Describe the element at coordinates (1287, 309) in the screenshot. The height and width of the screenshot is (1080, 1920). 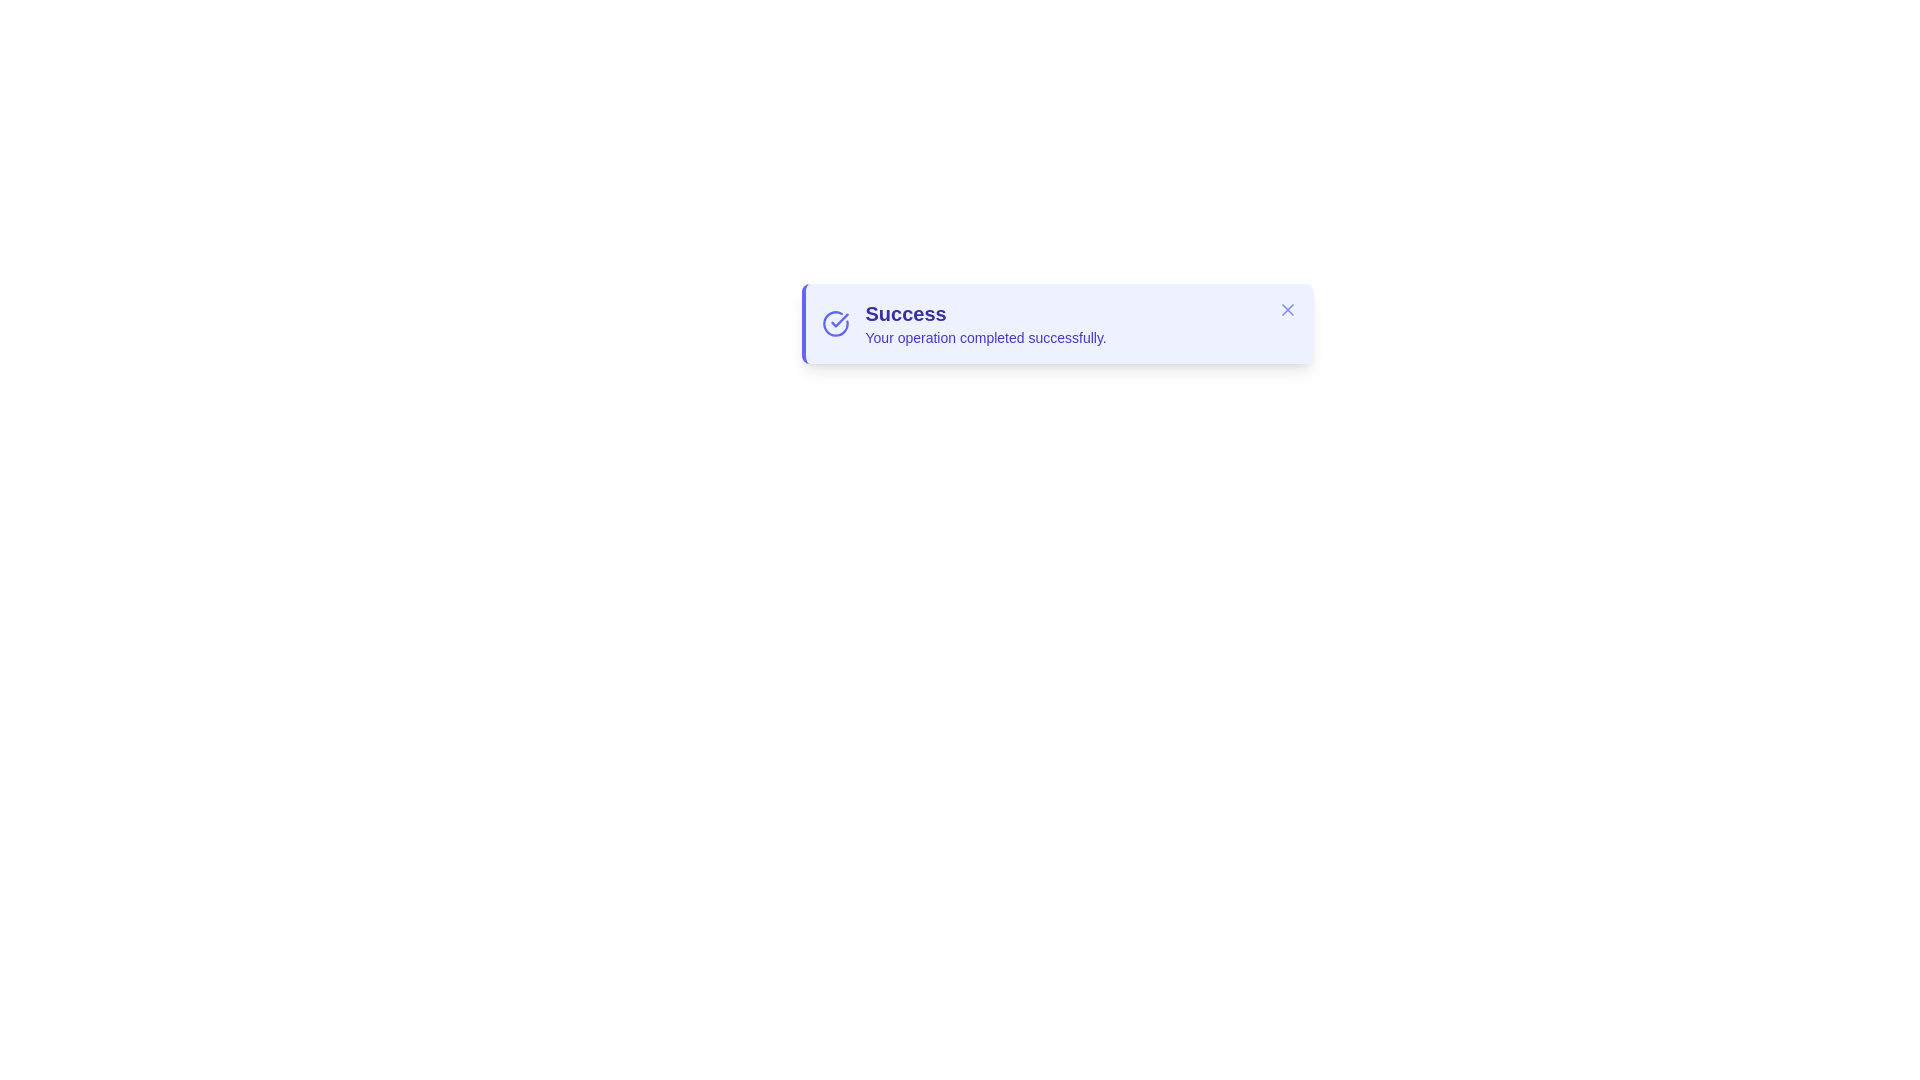
I see `the interactive 'X' icon in light indigo color located at the top right corner of the success notification card` at that location.